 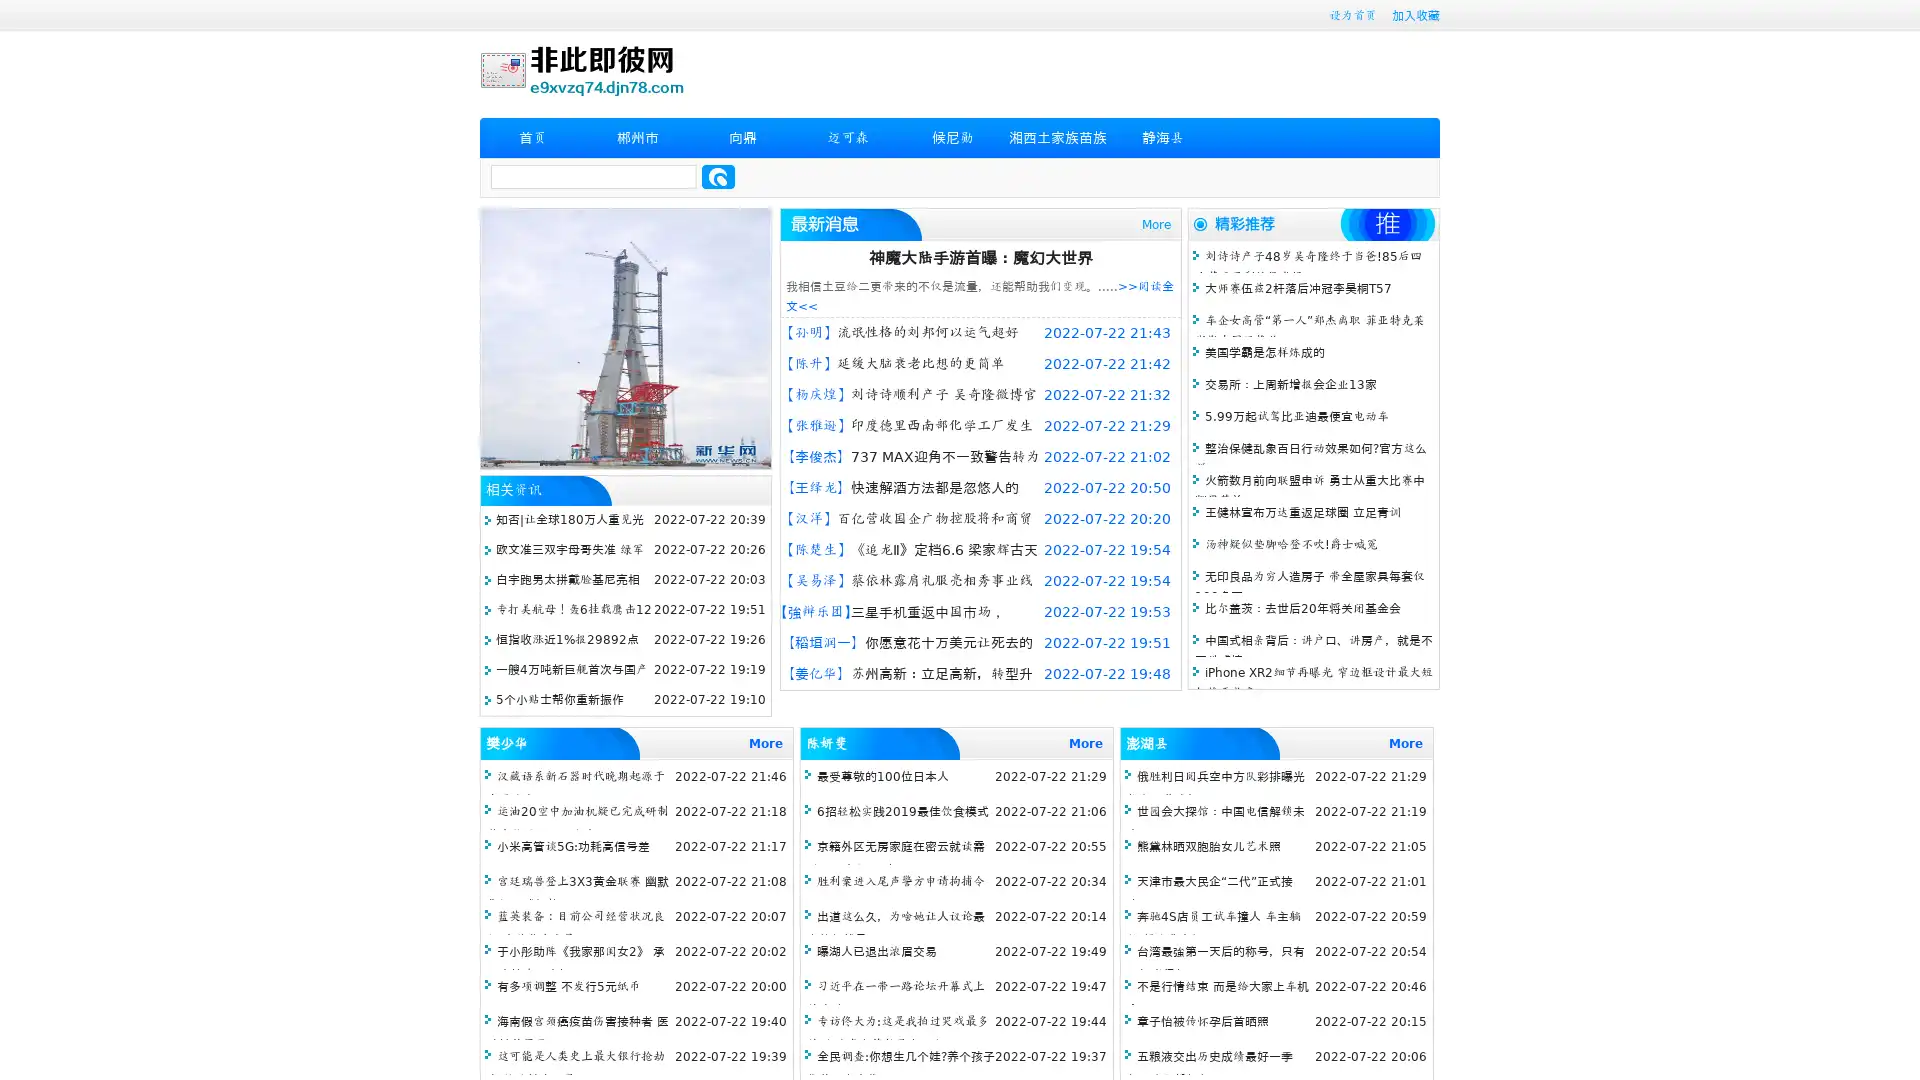 What do you see at coordinates (718, 176) in the screenshot?
I see `Search` at bounding box center [718, 176].